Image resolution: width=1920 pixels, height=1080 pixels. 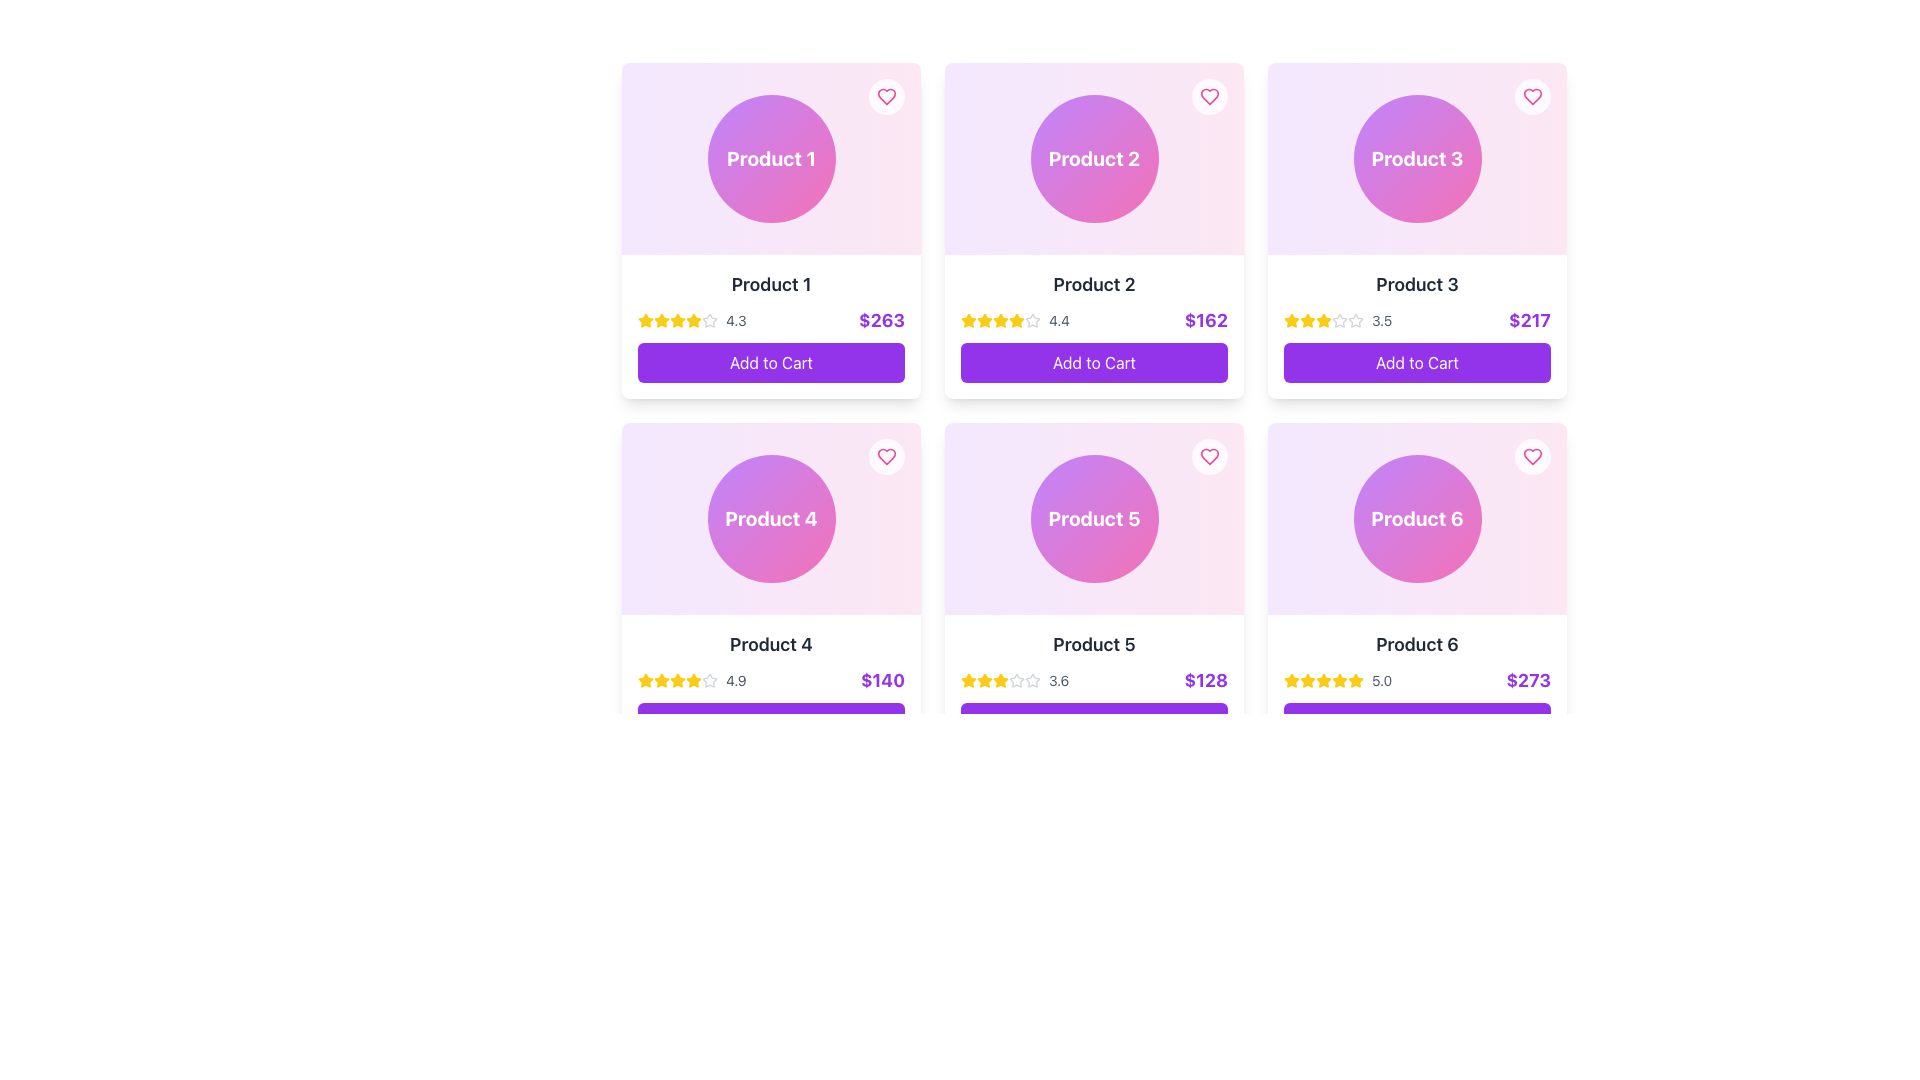 I want to click on the circular informational graphic labeled 'Product 1' with a gradient background from purple to pink, which is the first item in the grid layout, so click(x=770, y=157).